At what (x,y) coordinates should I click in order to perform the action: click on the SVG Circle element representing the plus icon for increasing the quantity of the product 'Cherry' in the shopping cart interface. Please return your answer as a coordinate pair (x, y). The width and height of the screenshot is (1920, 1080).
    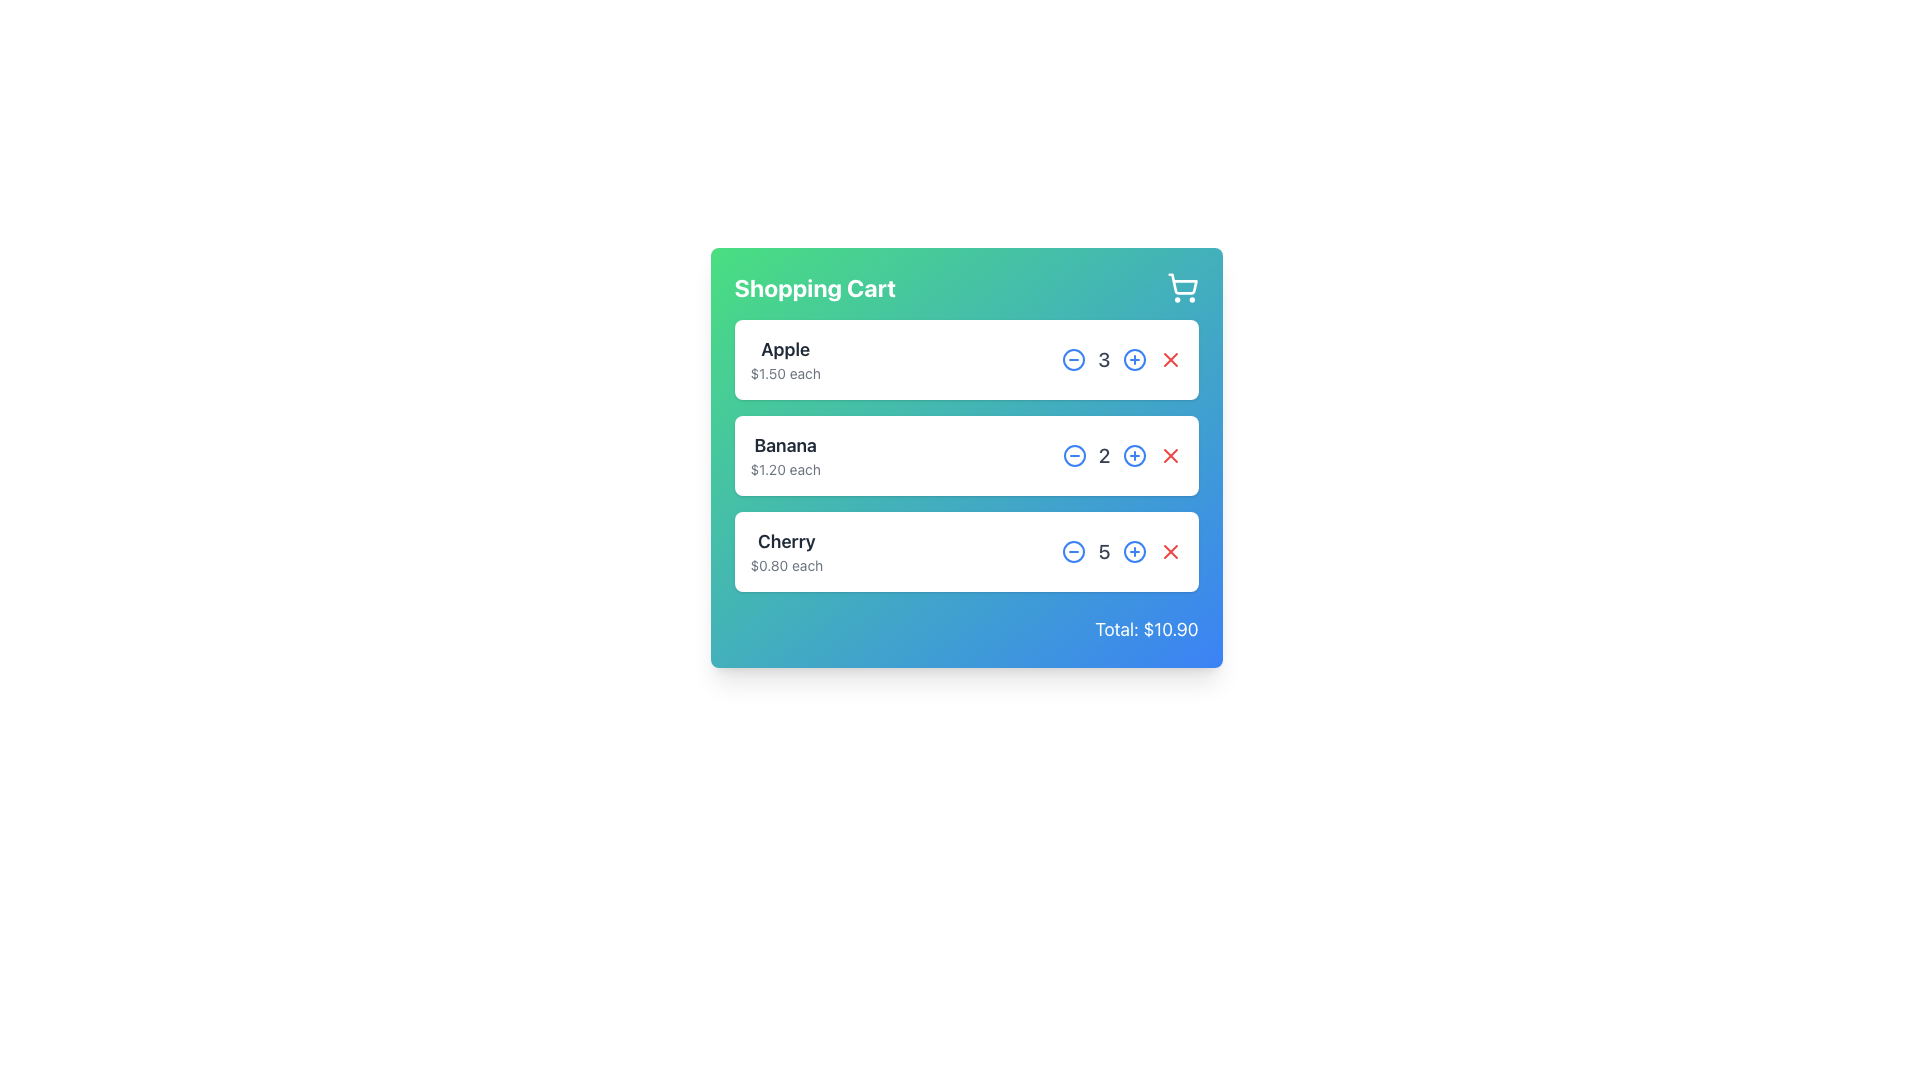
    Looking at the image, I should click on (1134, 551).